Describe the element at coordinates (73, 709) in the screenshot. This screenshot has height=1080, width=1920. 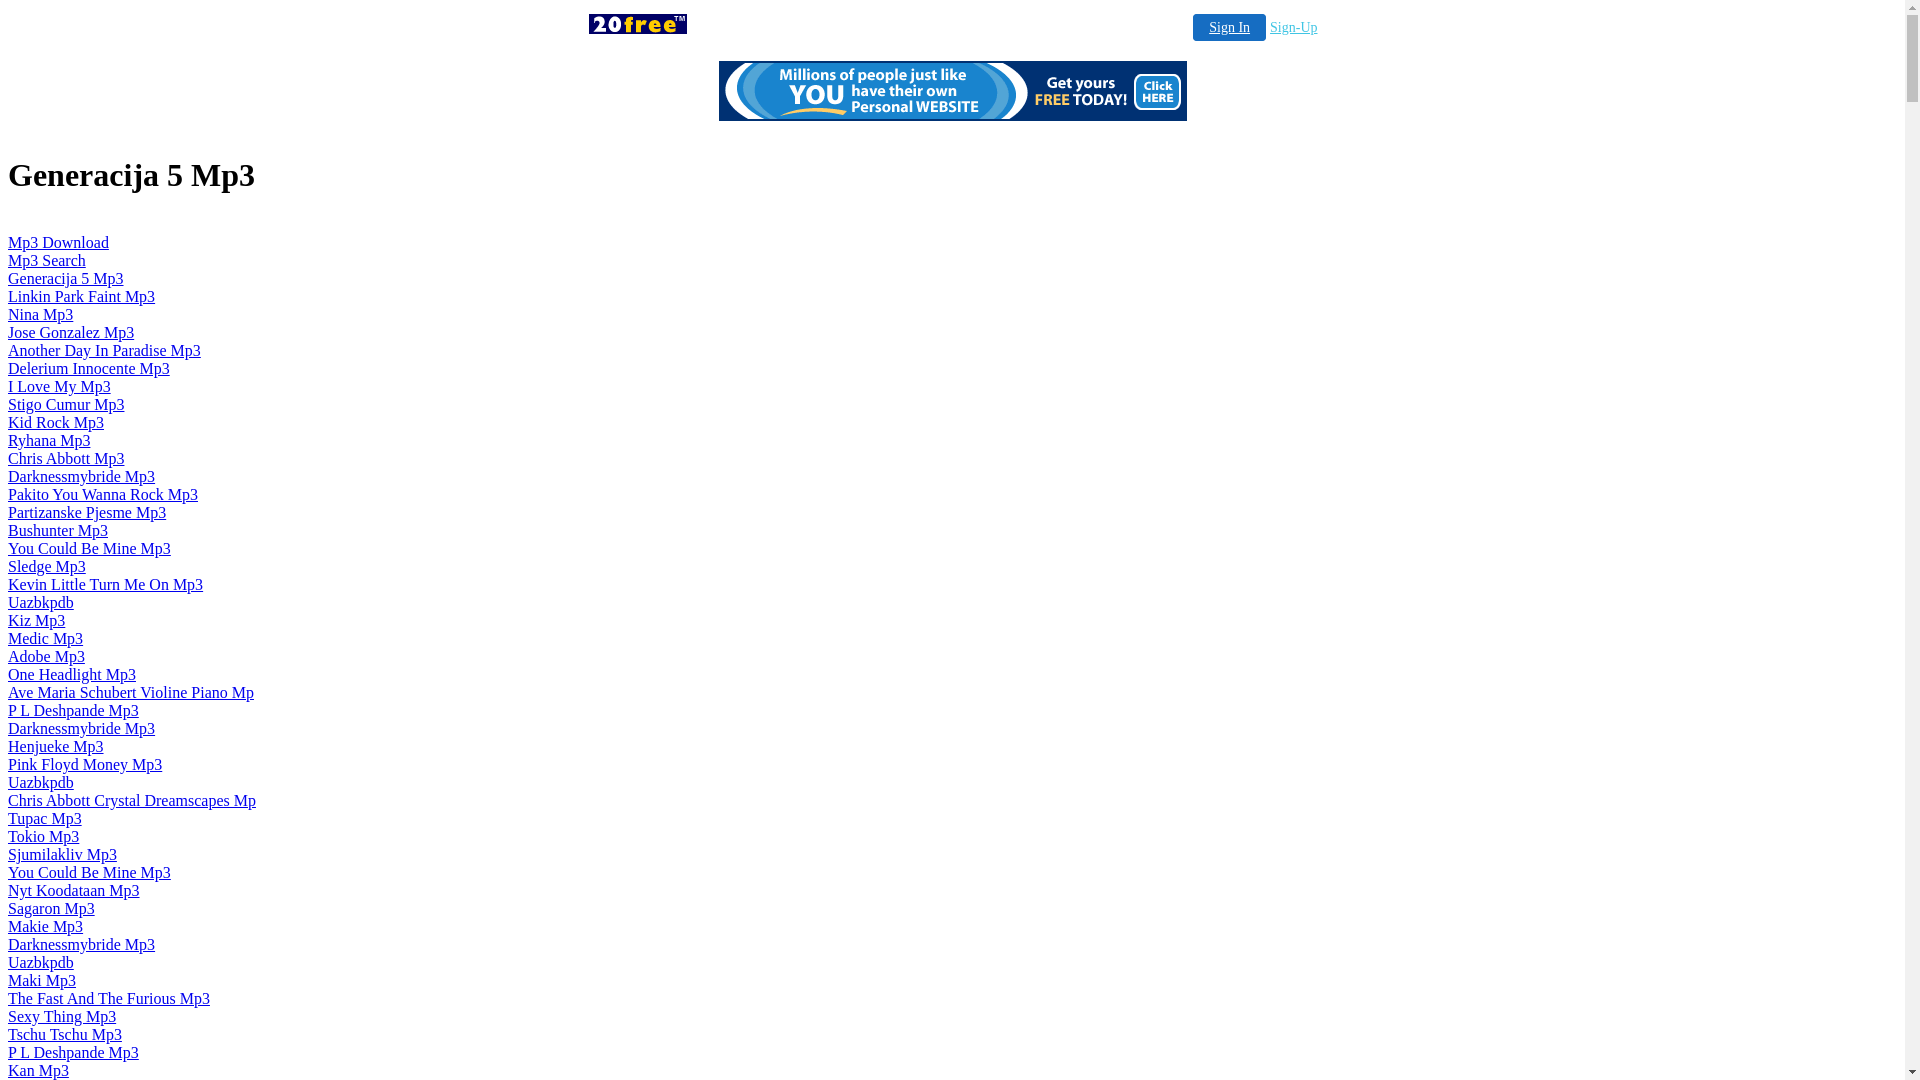
I see `'P L Deshpande Mp3'` at that location.